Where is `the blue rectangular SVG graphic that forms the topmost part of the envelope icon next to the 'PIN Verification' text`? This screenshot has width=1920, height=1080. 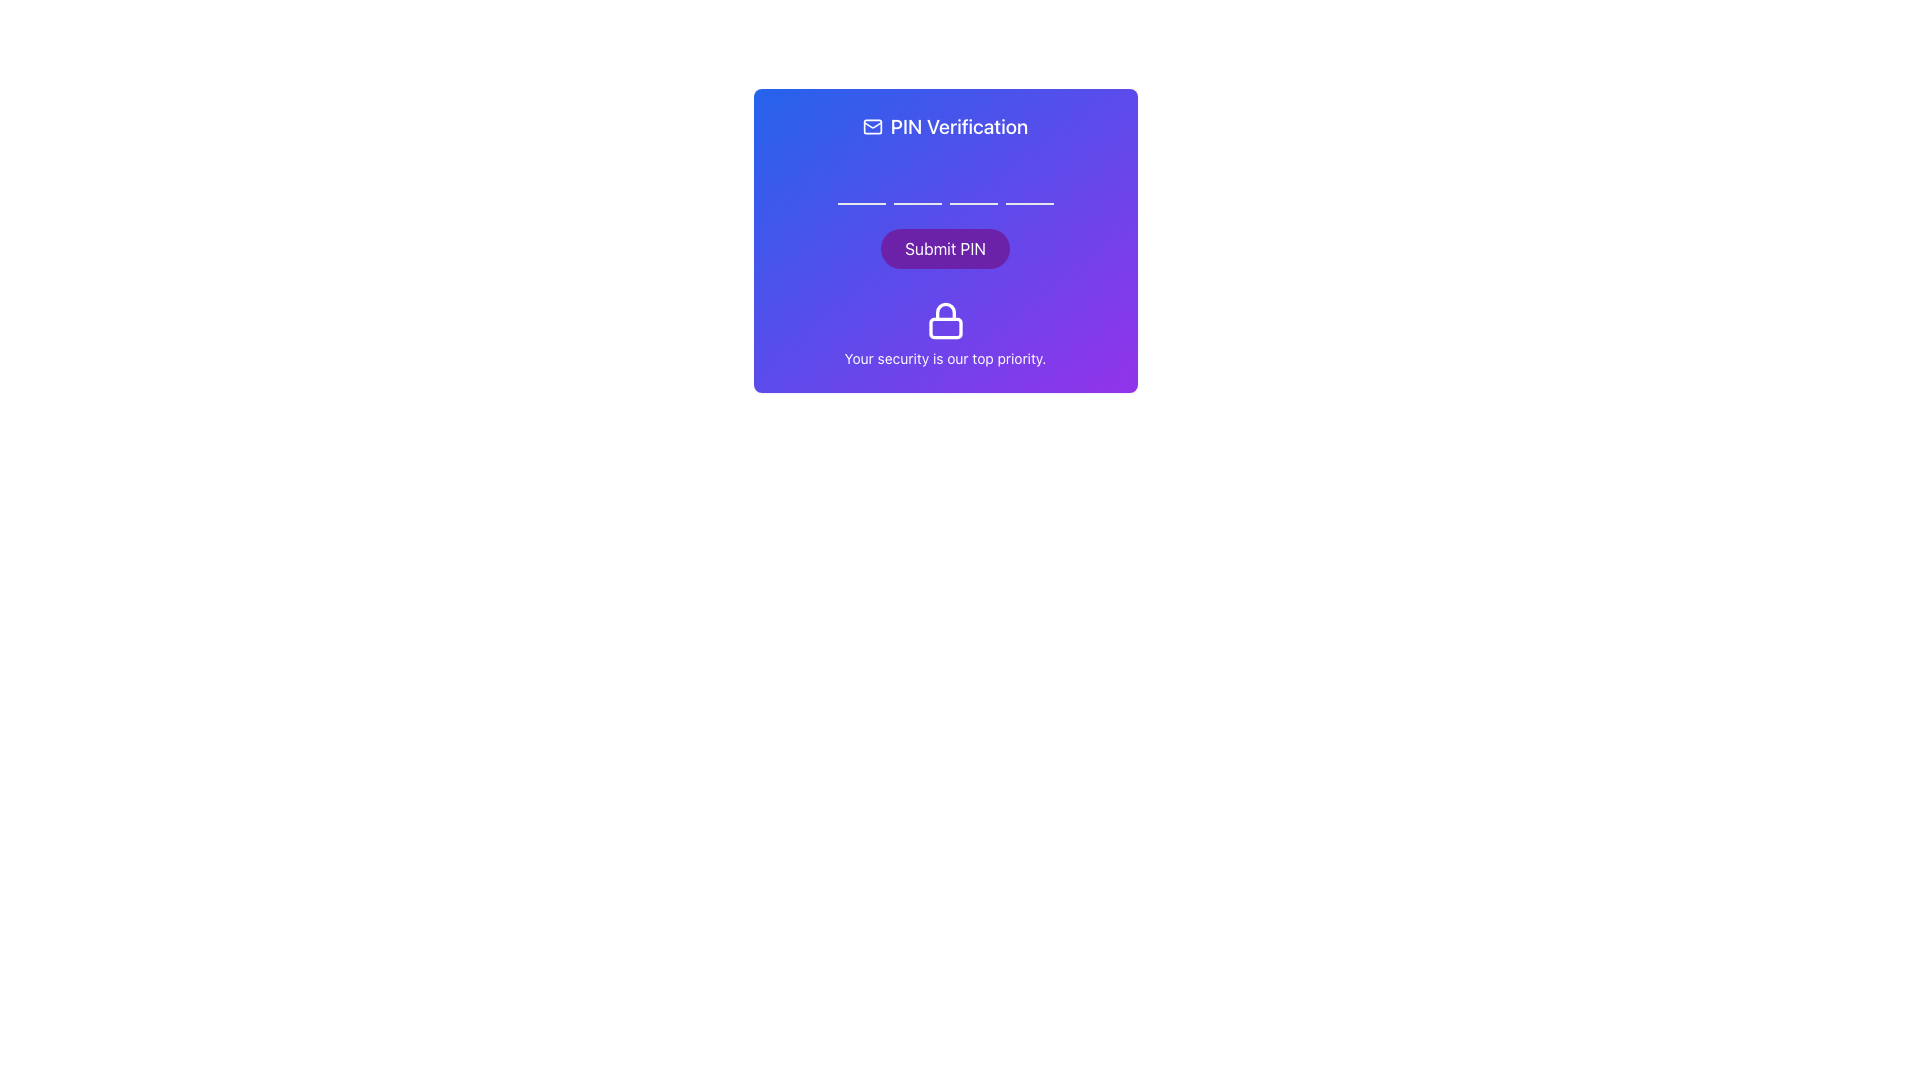 the blue rectangular SVG graphic that forms the topmost part of the envelope icon next to the 'PIN Verification' text is located at coordinates (872, 127).